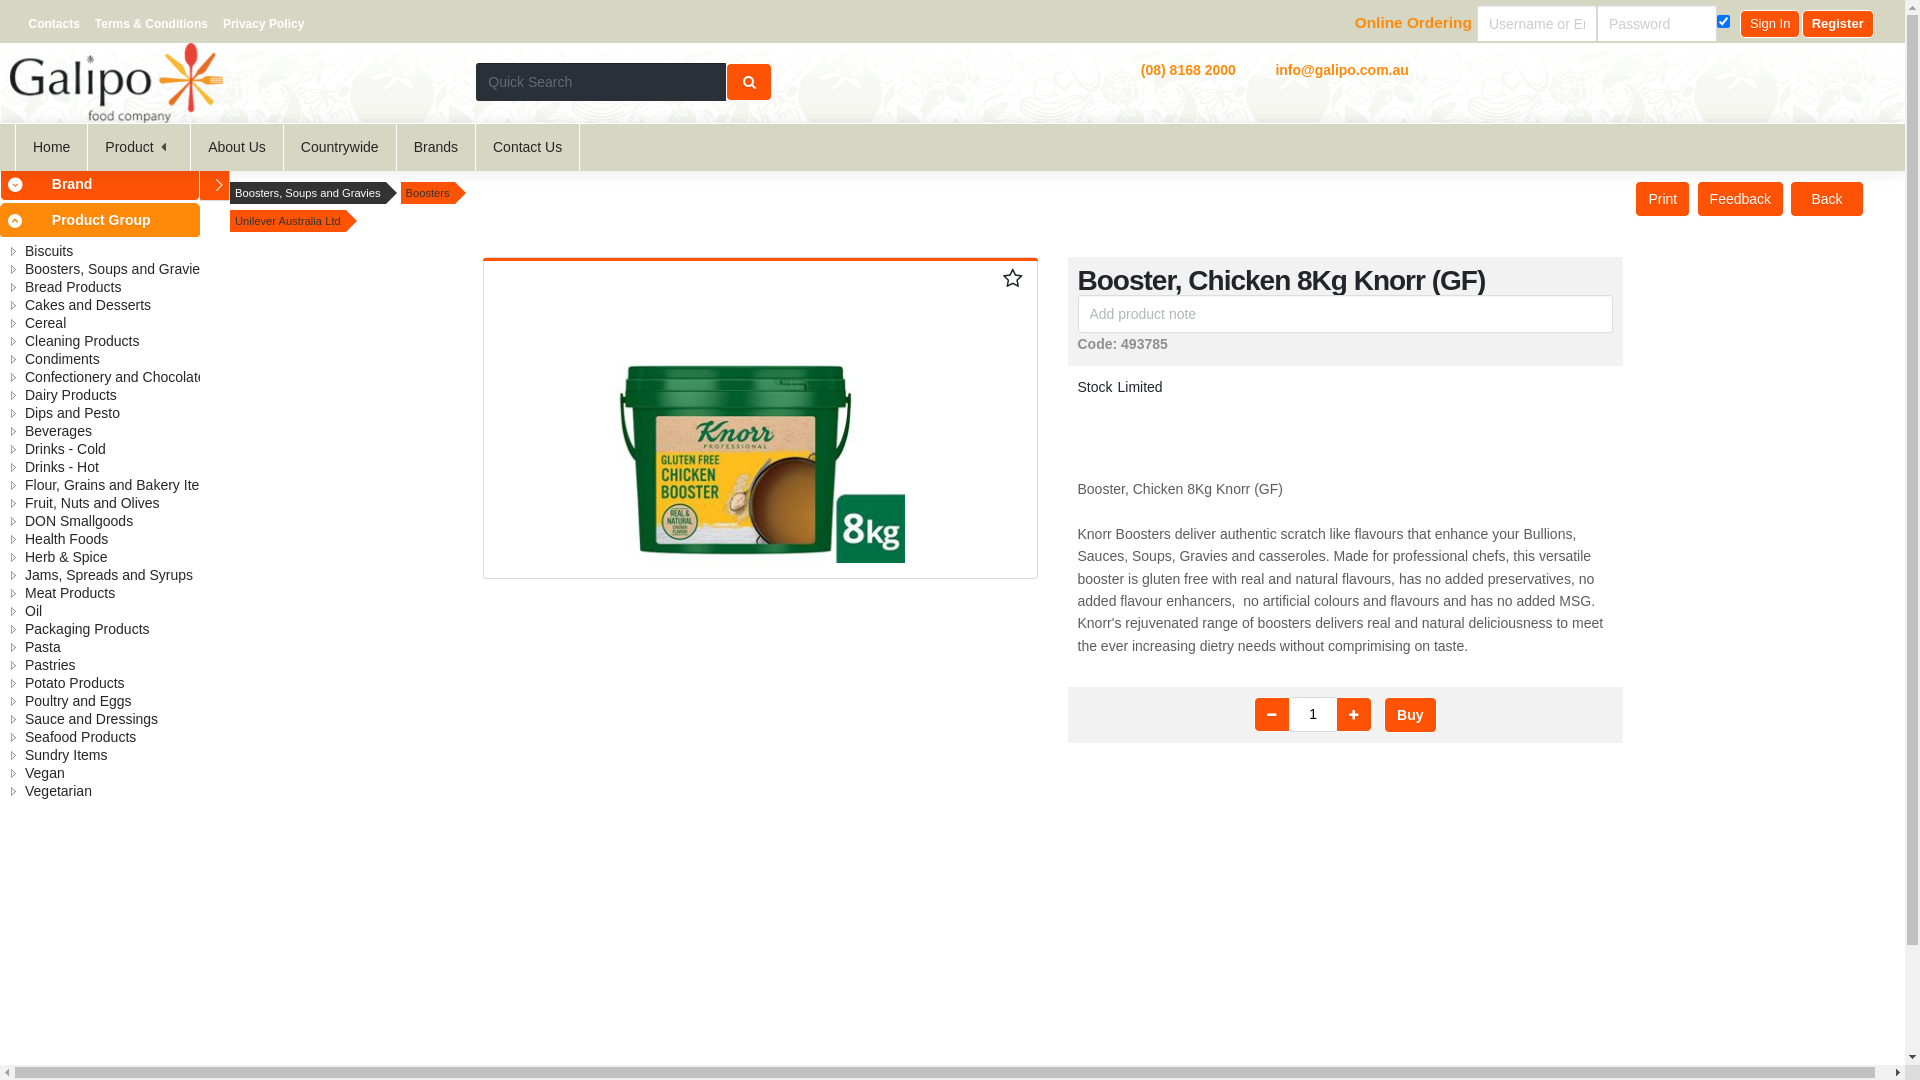 The height and width of the screenshot is (1080, 1920). What do you see at coordinates (23, 755) in the screenshot?
I see `'Sundry Items'` at bounding box center [23, 755].